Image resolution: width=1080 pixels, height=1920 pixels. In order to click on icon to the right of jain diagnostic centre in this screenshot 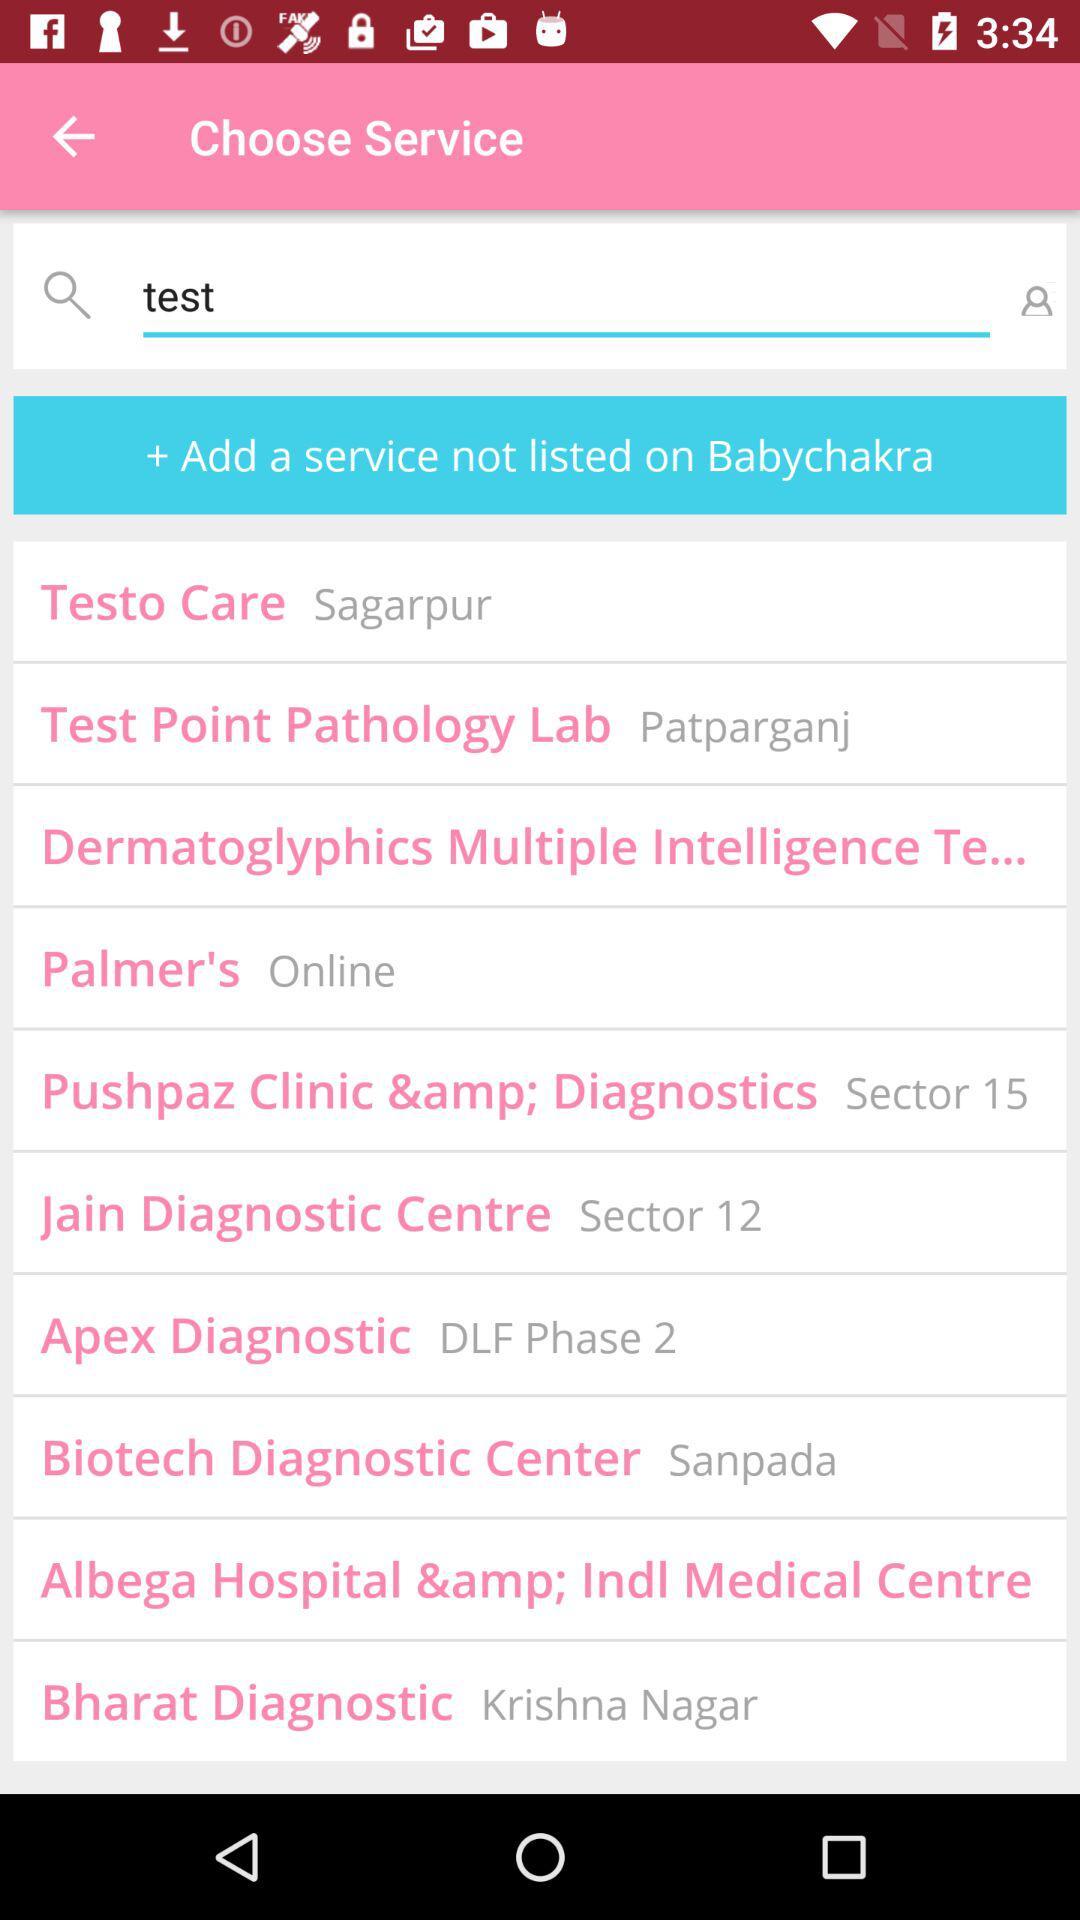, I will do `click(670, 1213)`.